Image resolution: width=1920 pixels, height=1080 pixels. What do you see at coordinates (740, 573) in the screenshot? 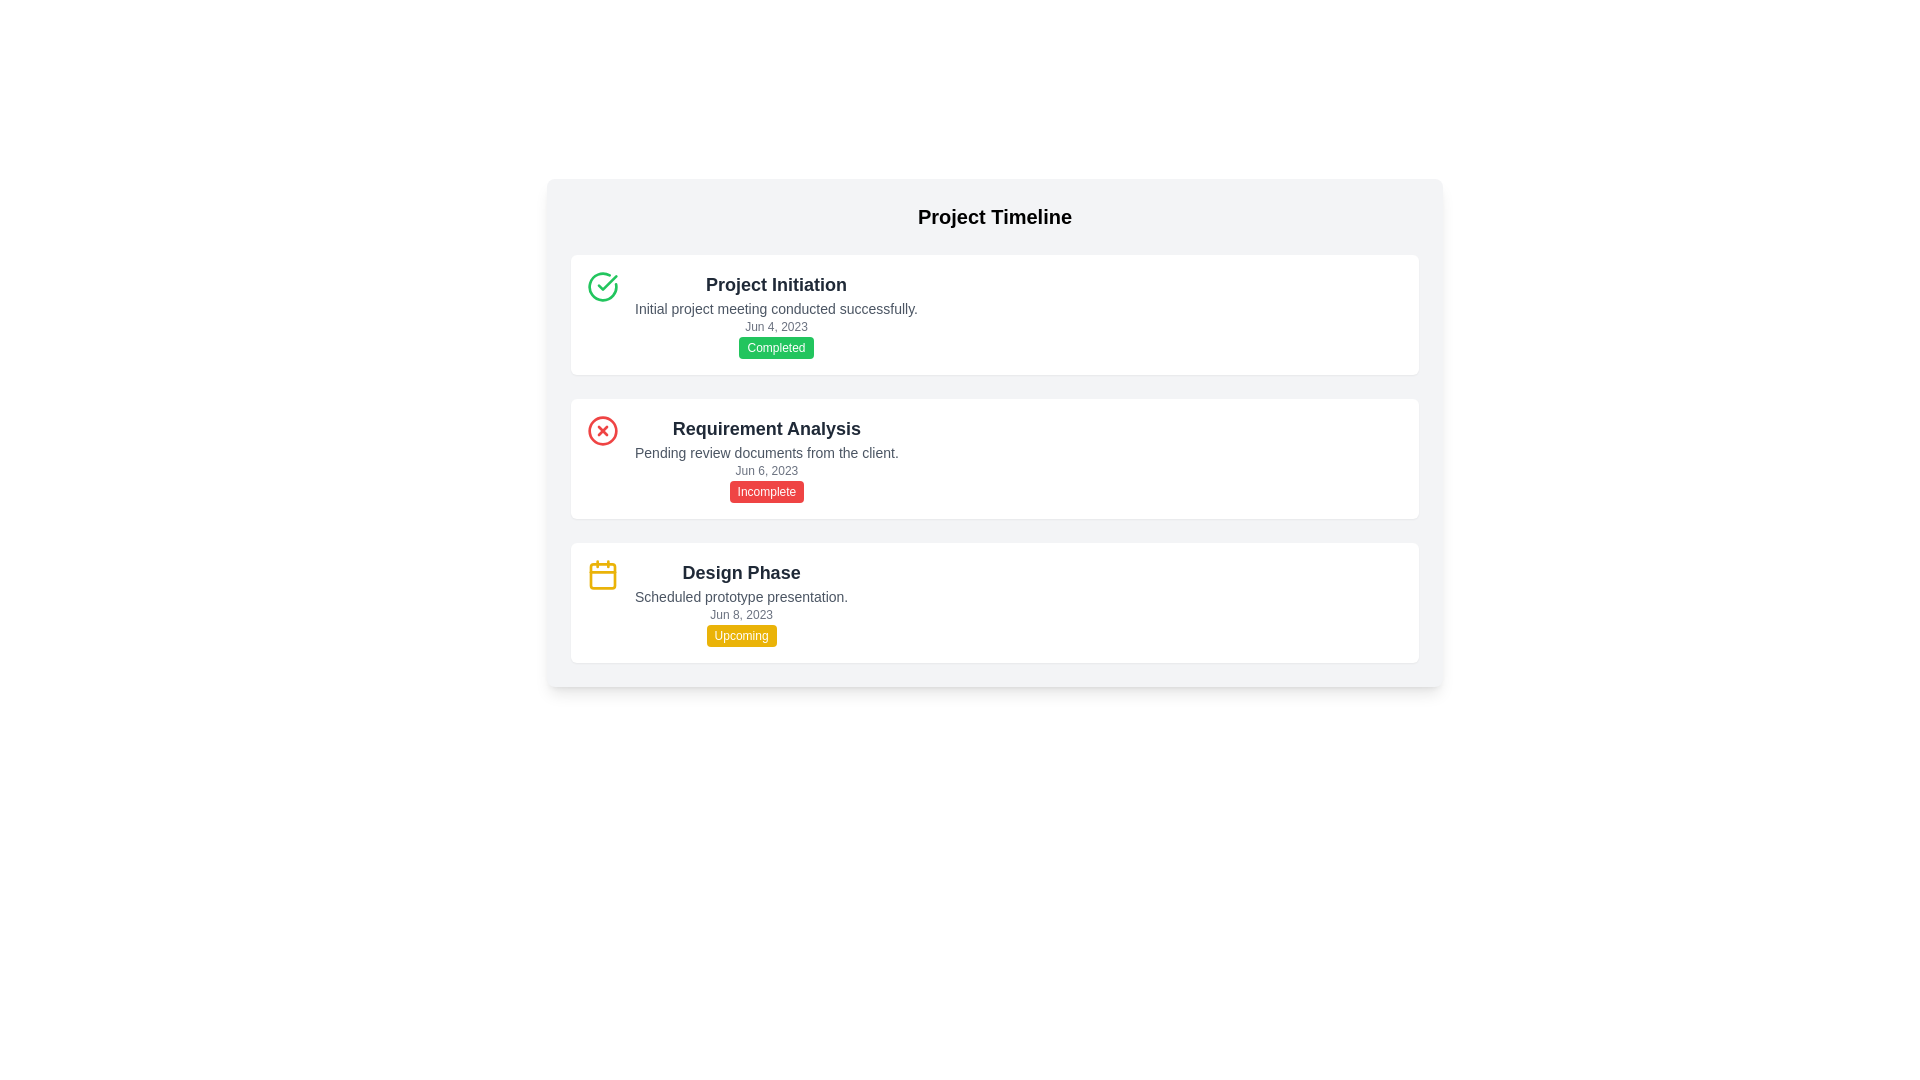
I see `text content of the Text Label indicating the 'Design Phase' in the project's timeline, which is positioned above the description 'Scheduled prototype presentation.'` at bounding box center [740, 573].